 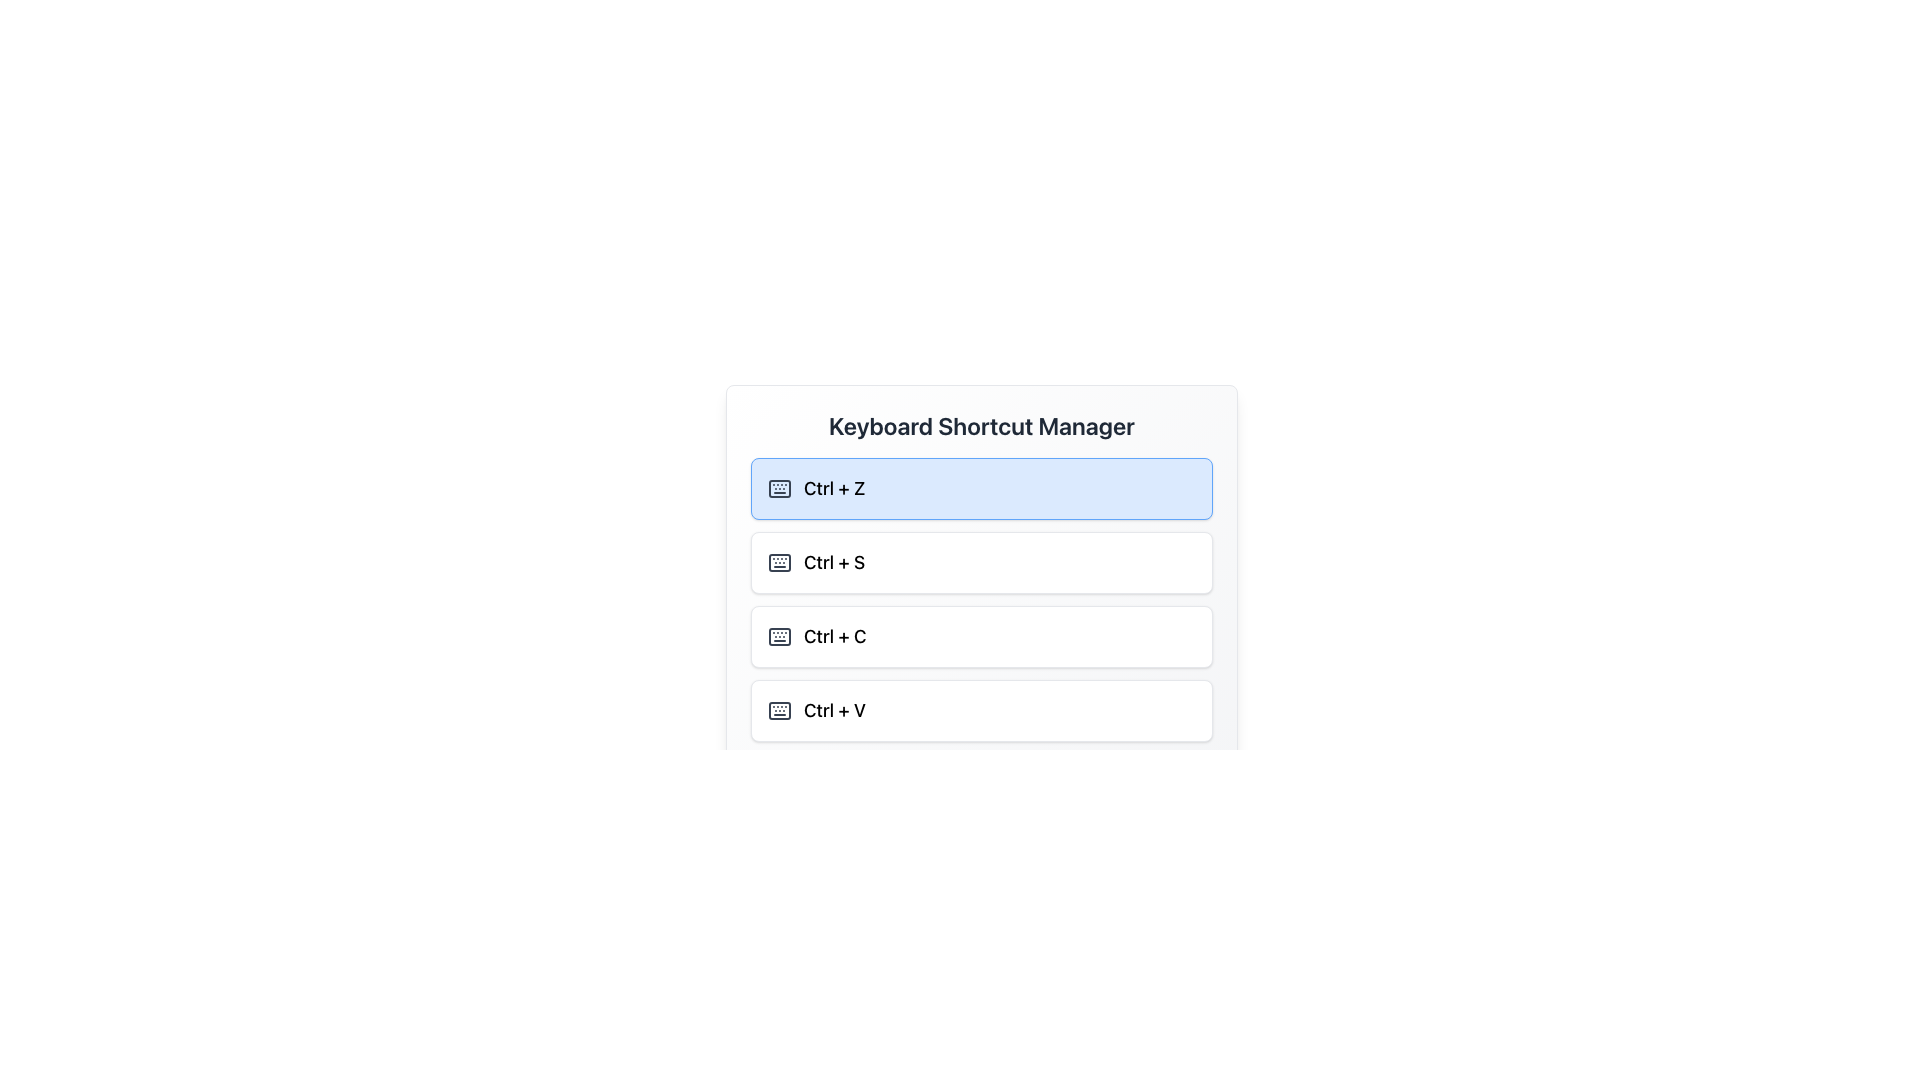 I want to click on the SVG Rectangle that represents the 'Keyboard' icon located in the second item of the listed control shortcuts within the interface, so click(x=778, y=563).